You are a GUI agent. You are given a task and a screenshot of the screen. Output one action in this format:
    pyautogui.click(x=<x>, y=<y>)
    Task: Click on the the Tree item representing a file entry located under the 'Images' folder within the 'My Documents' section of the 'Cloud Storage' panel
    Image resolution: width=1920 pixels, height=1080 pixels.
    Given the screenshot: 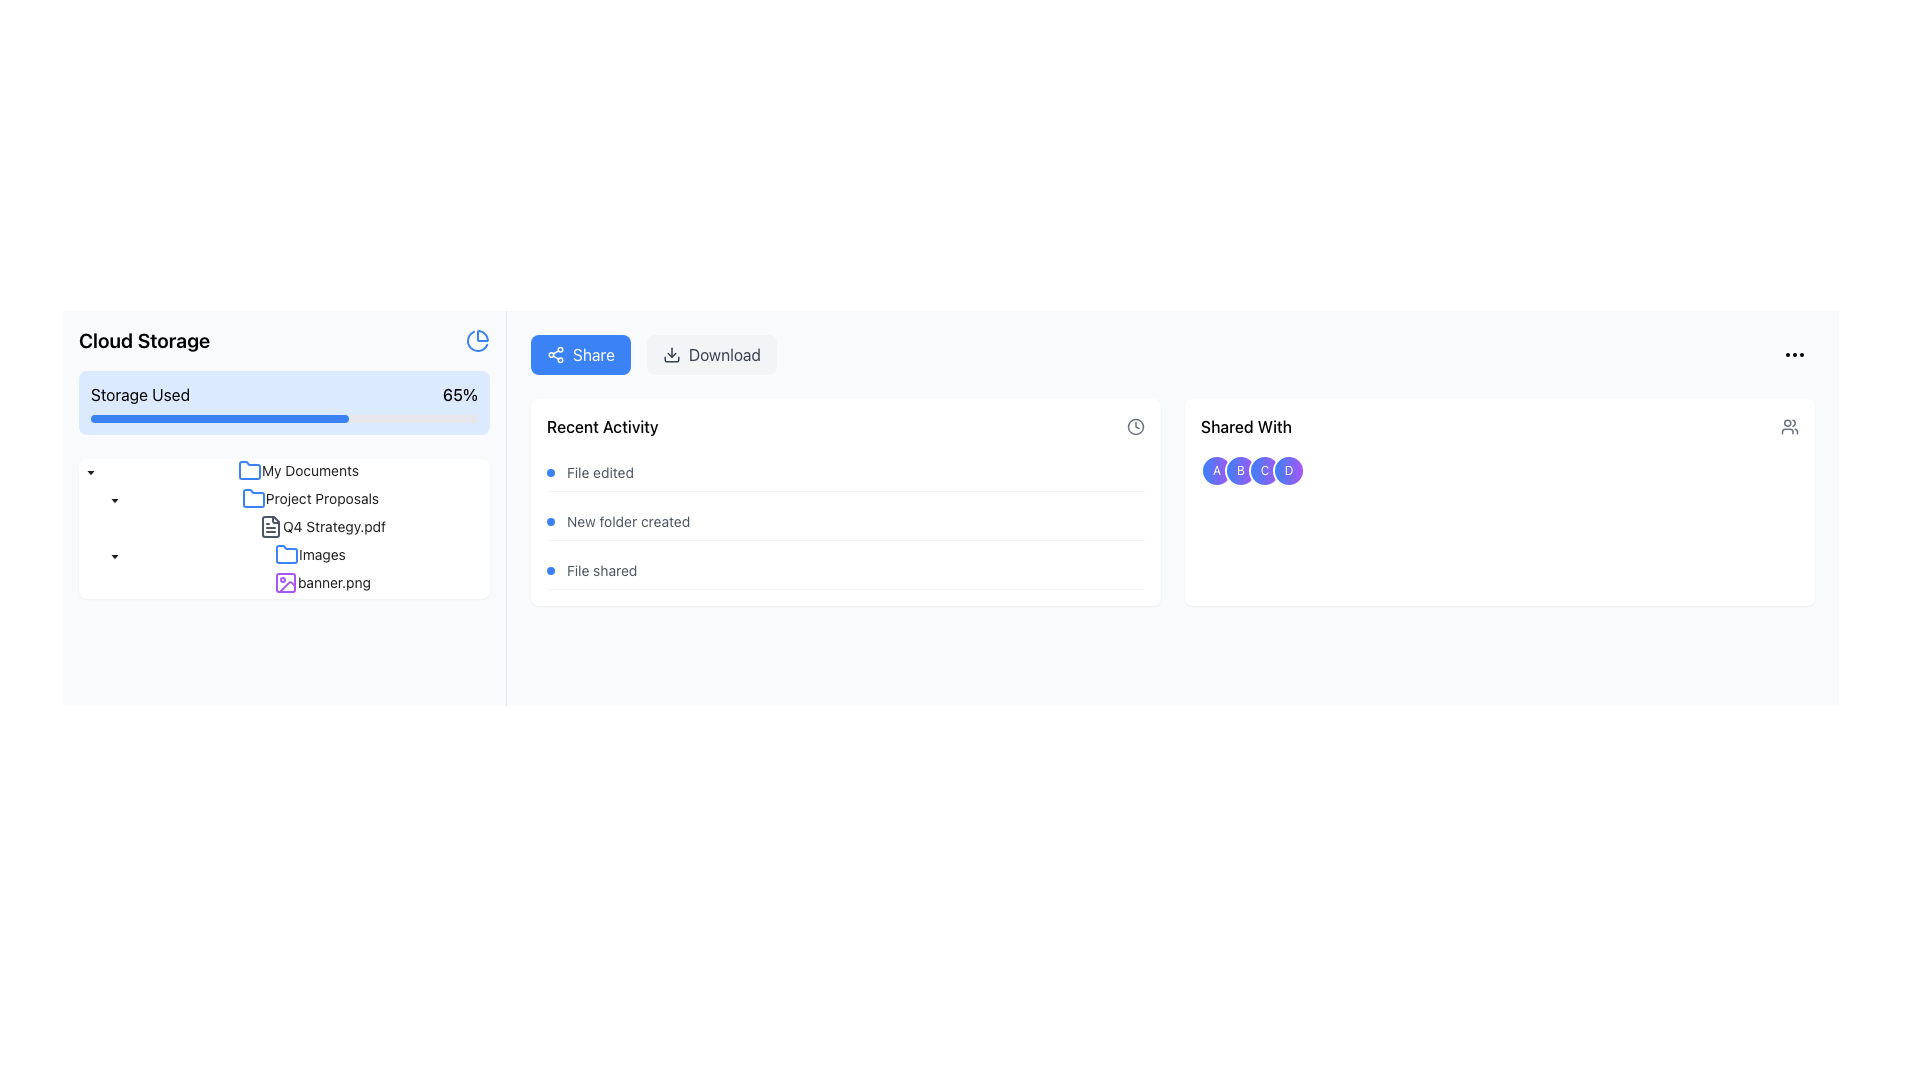 What is the action you would take?
    pyautogui.click(x=283, y=582)
    